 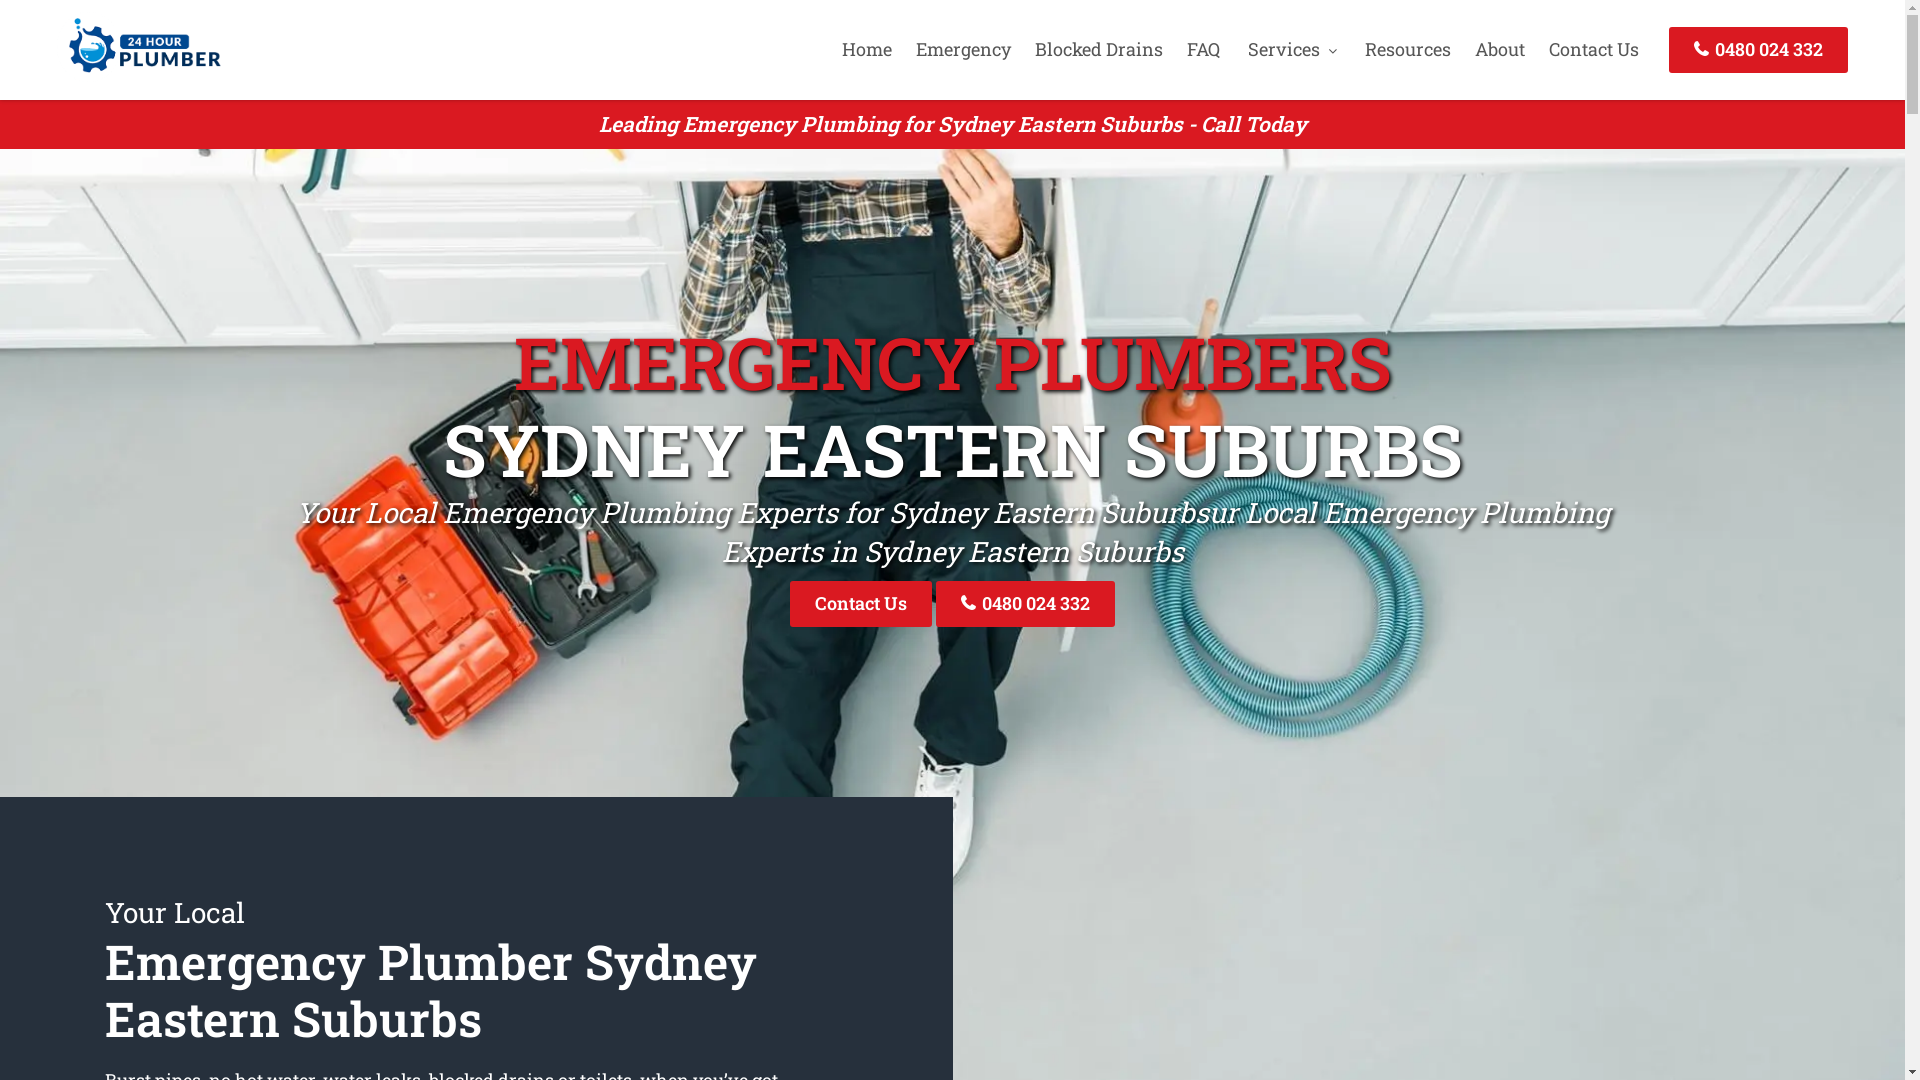 What do you see at coordinates (1292, 48) in the screenshot?
I see `'Services'` at bounding box center [1292, 48].